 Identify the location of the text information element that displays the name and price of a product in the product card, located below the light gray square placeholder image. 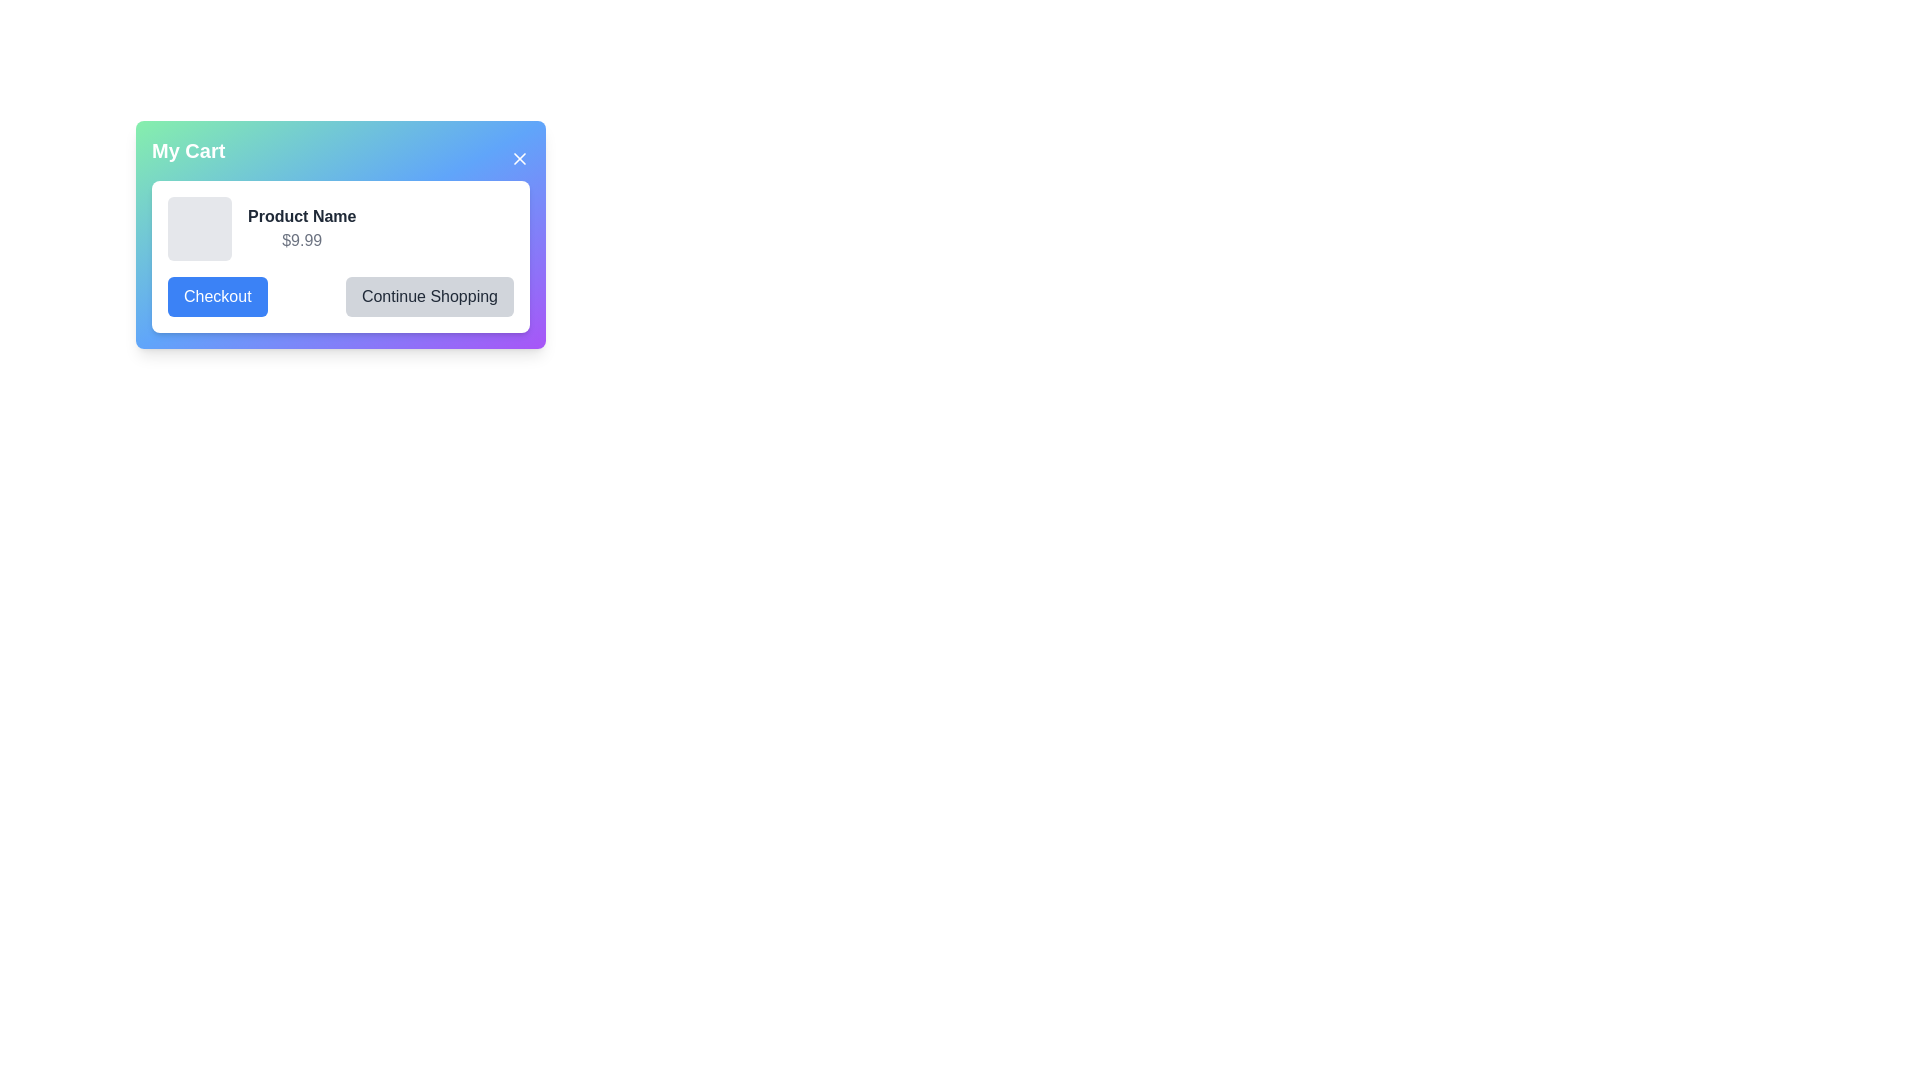
(301, 227).